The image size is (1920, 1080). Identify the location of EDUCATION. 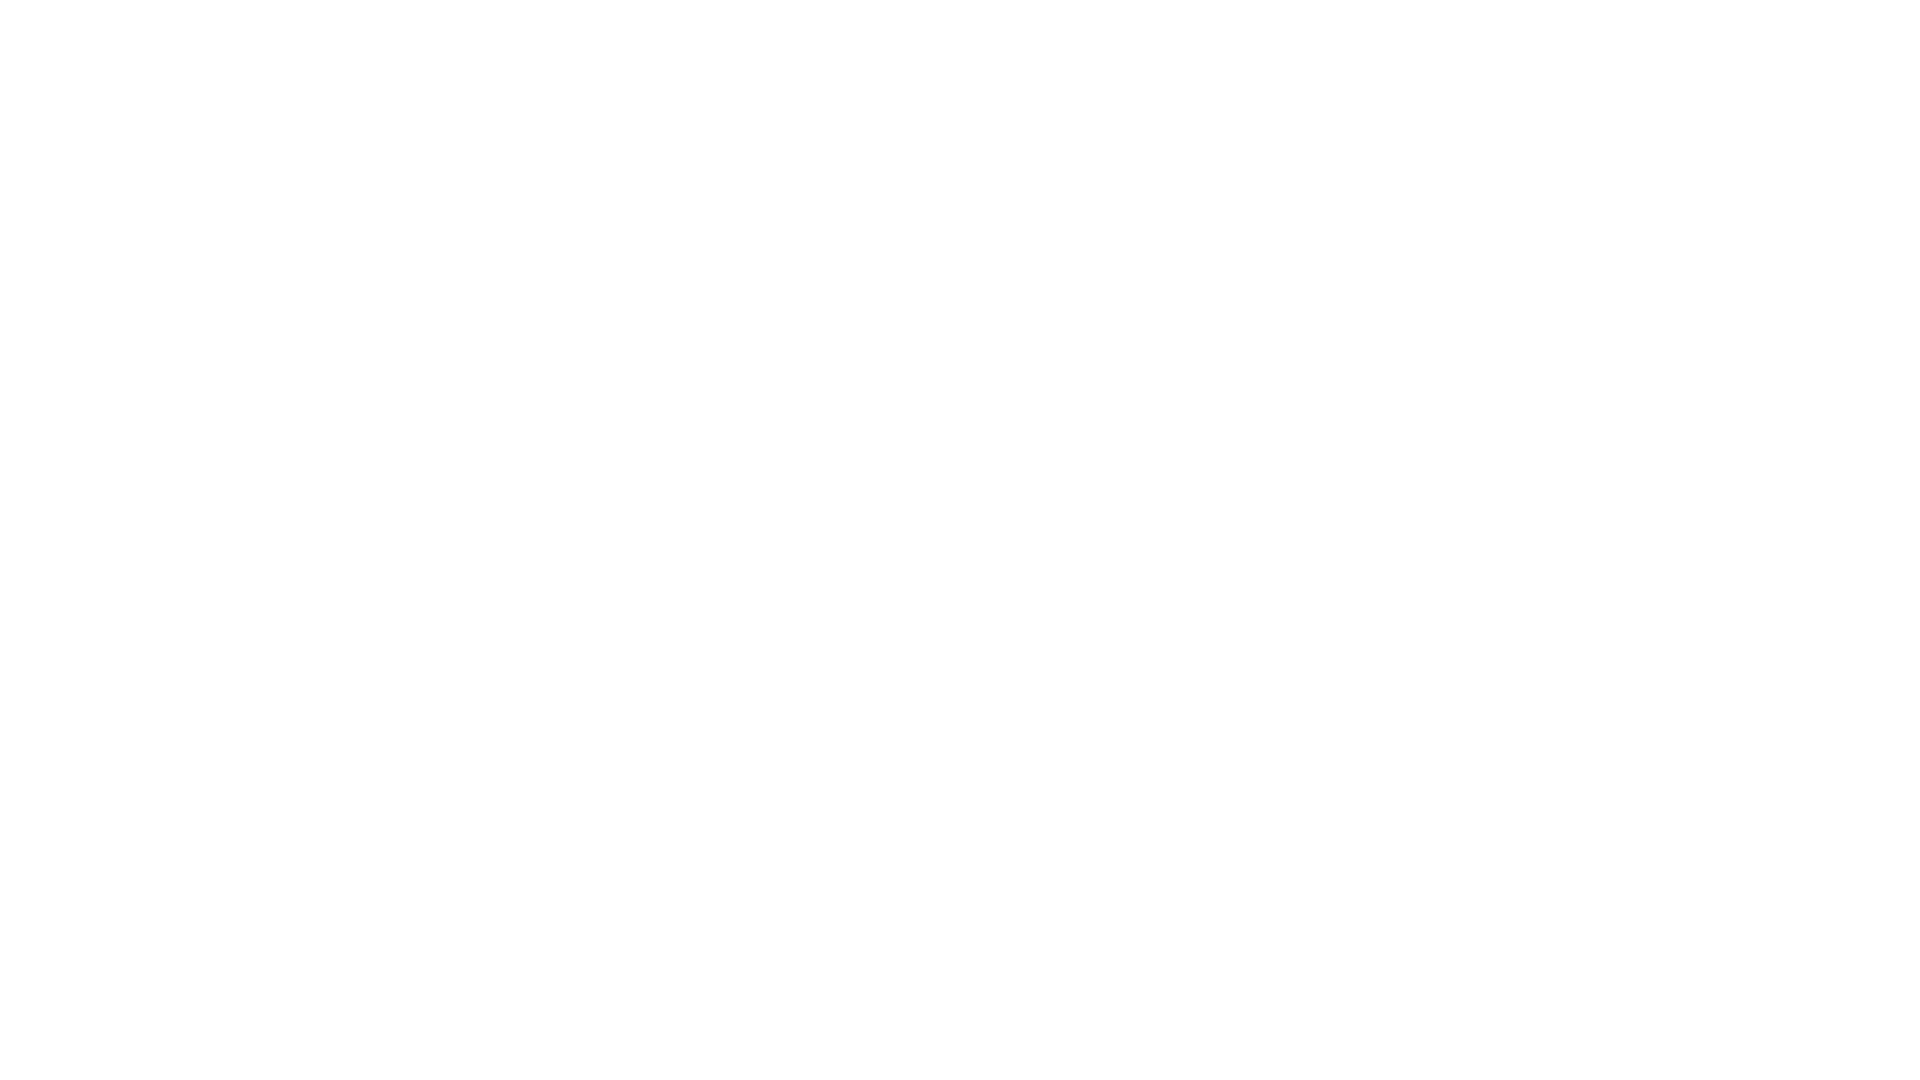
(631, 153).